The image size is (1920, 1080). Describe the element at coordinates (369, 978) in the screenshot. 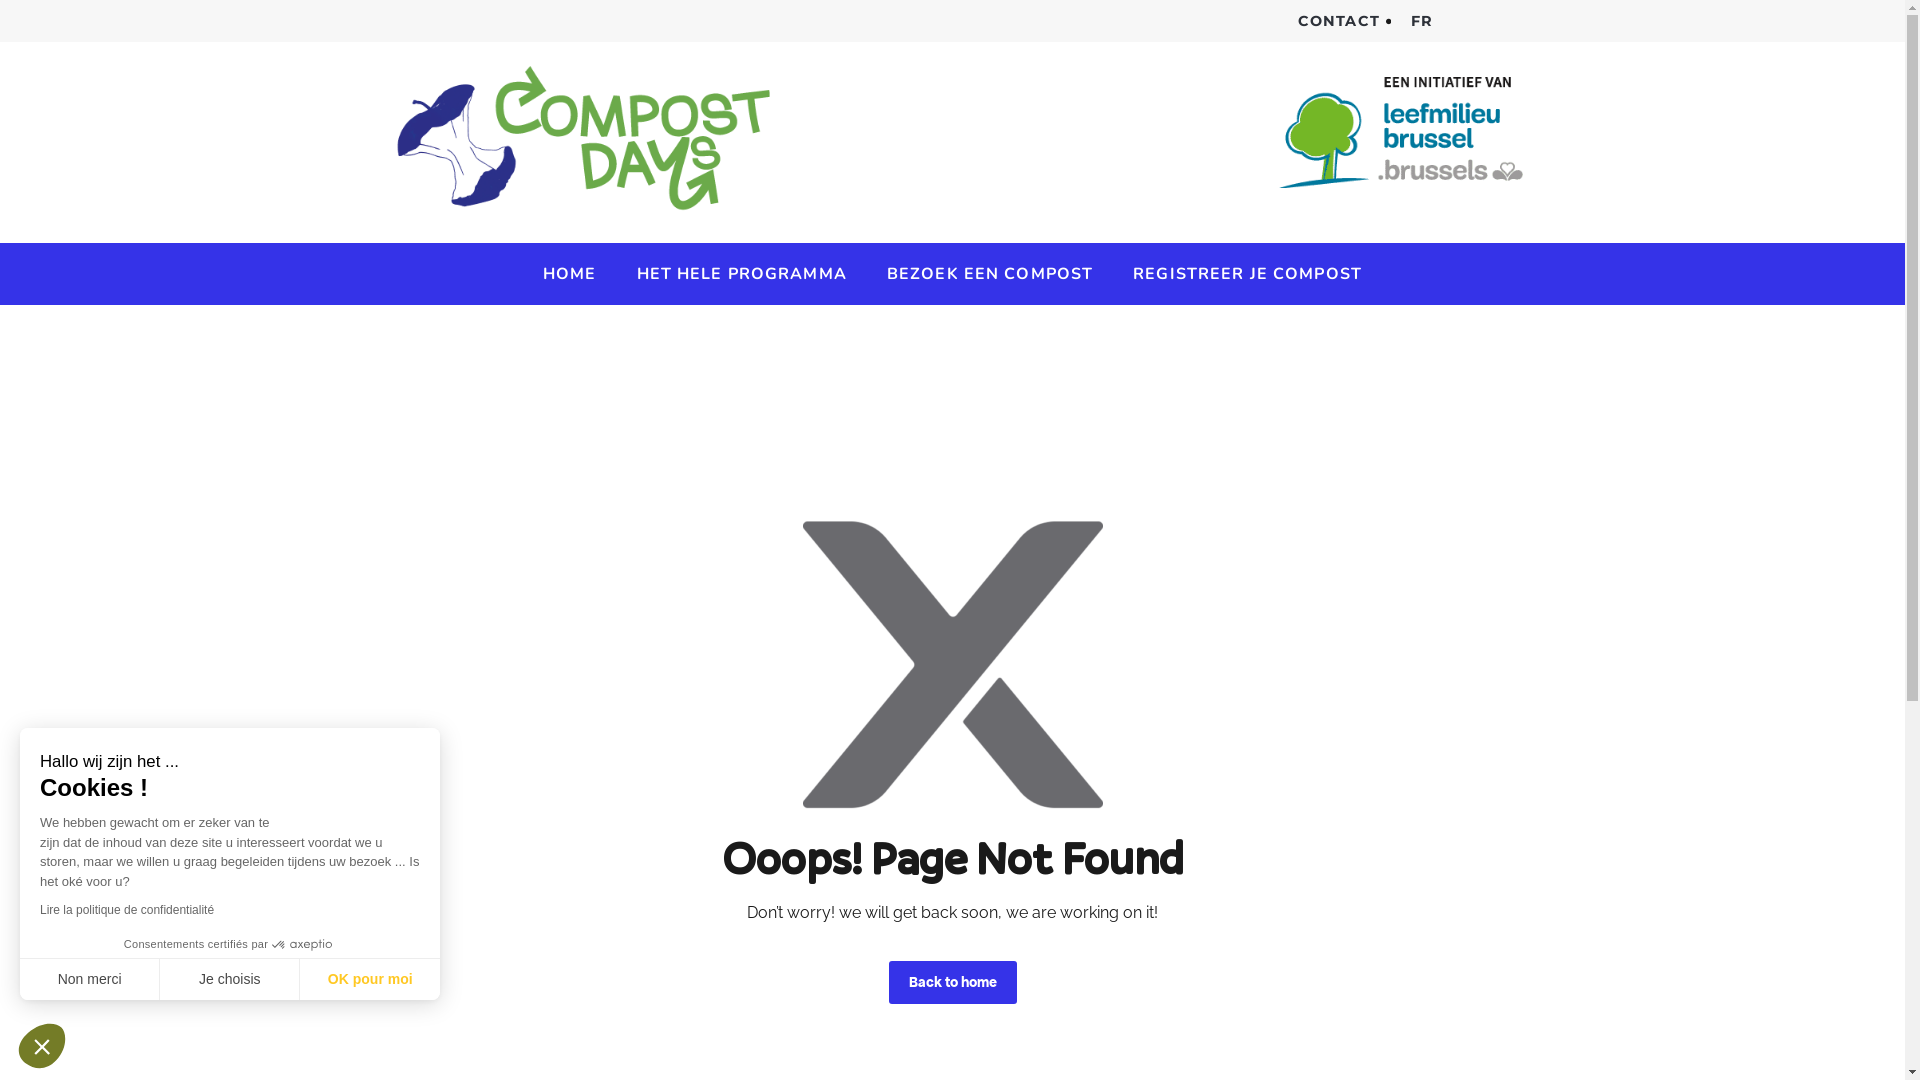

I see `'OK pour moi'` at that location.